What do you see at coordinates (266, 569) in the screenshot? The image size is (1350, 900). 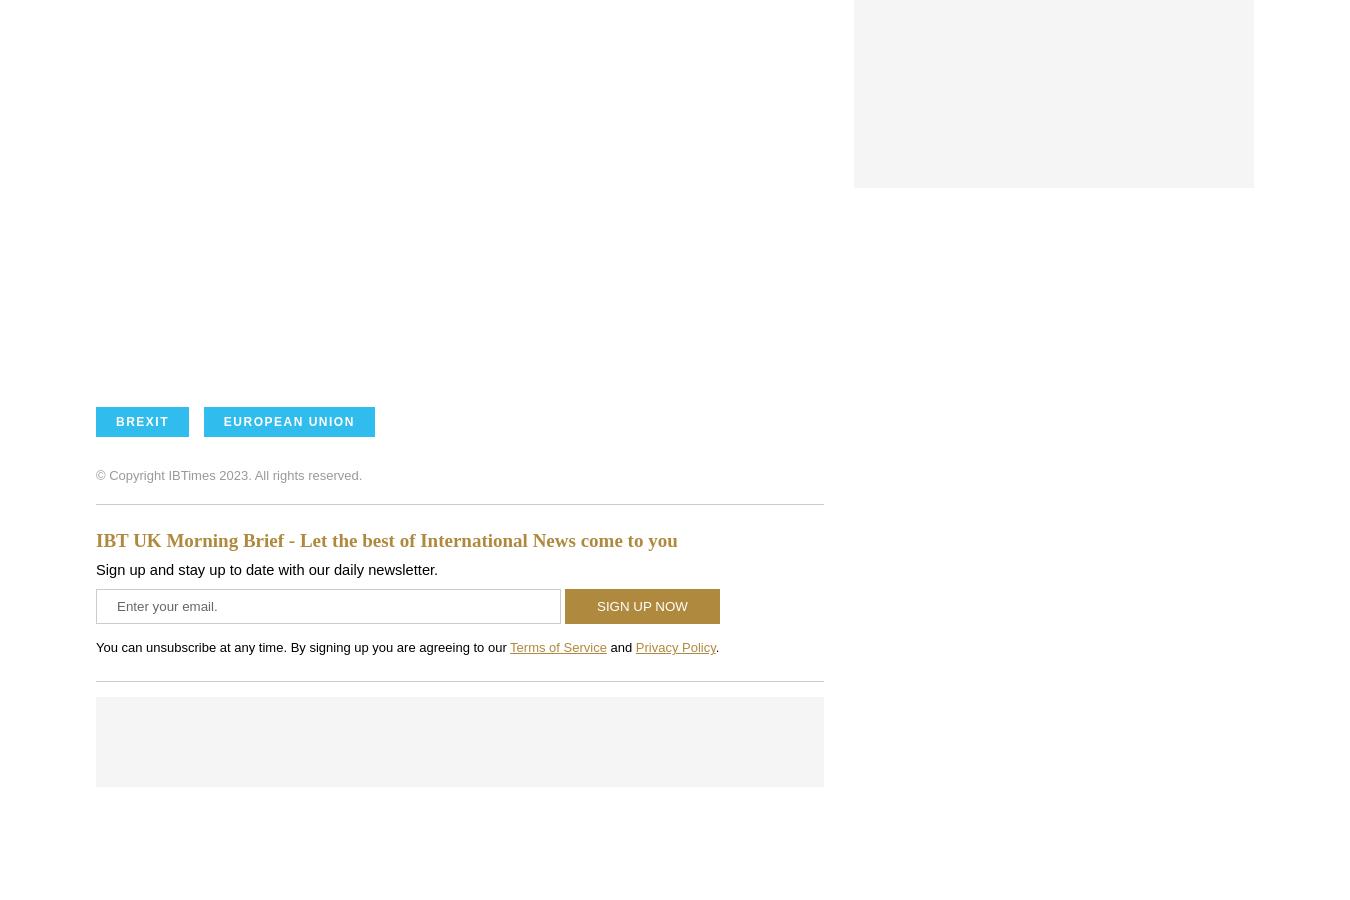 I see `'Sign up and stay up to date with our daily newsletter.'` at bounding box center [266, 569].